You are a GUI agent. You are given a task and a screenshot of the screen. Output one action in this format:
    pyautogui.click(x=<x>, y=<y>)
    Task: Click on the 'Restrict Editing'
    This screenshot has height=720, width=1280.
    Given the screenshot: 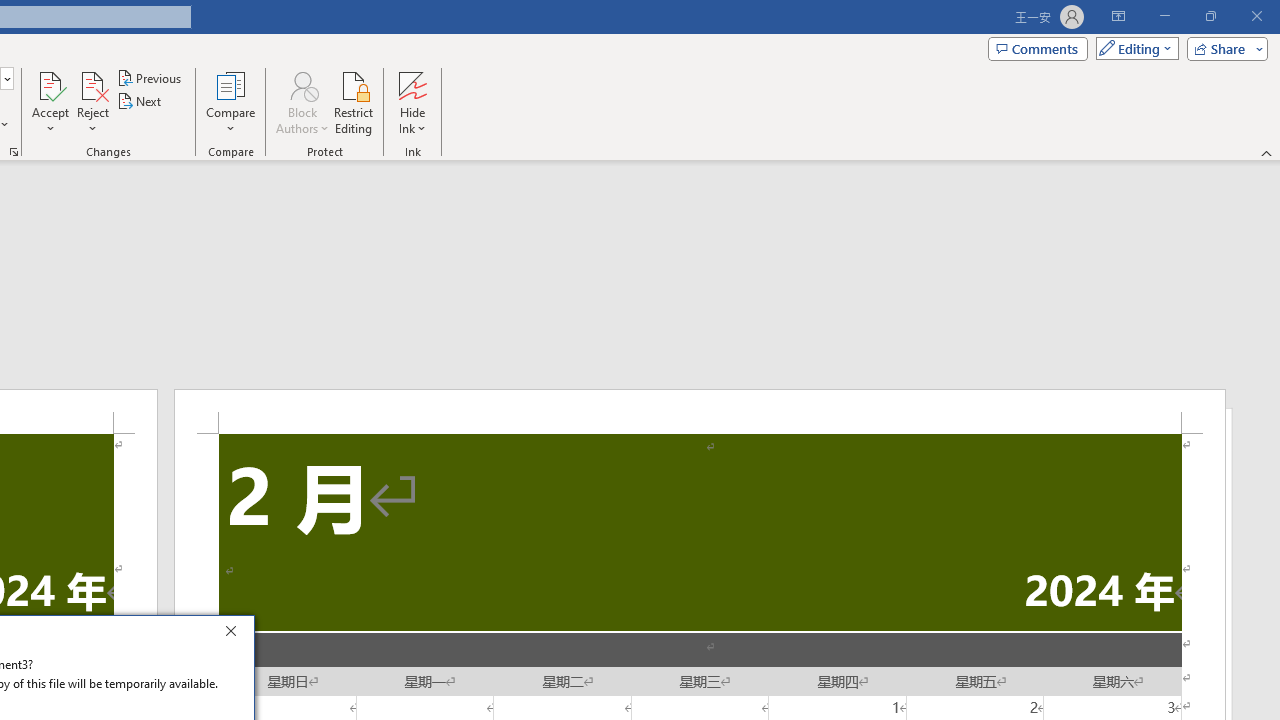 What is the action you would take?
    pyautogui.click(x=353, y=103)
    